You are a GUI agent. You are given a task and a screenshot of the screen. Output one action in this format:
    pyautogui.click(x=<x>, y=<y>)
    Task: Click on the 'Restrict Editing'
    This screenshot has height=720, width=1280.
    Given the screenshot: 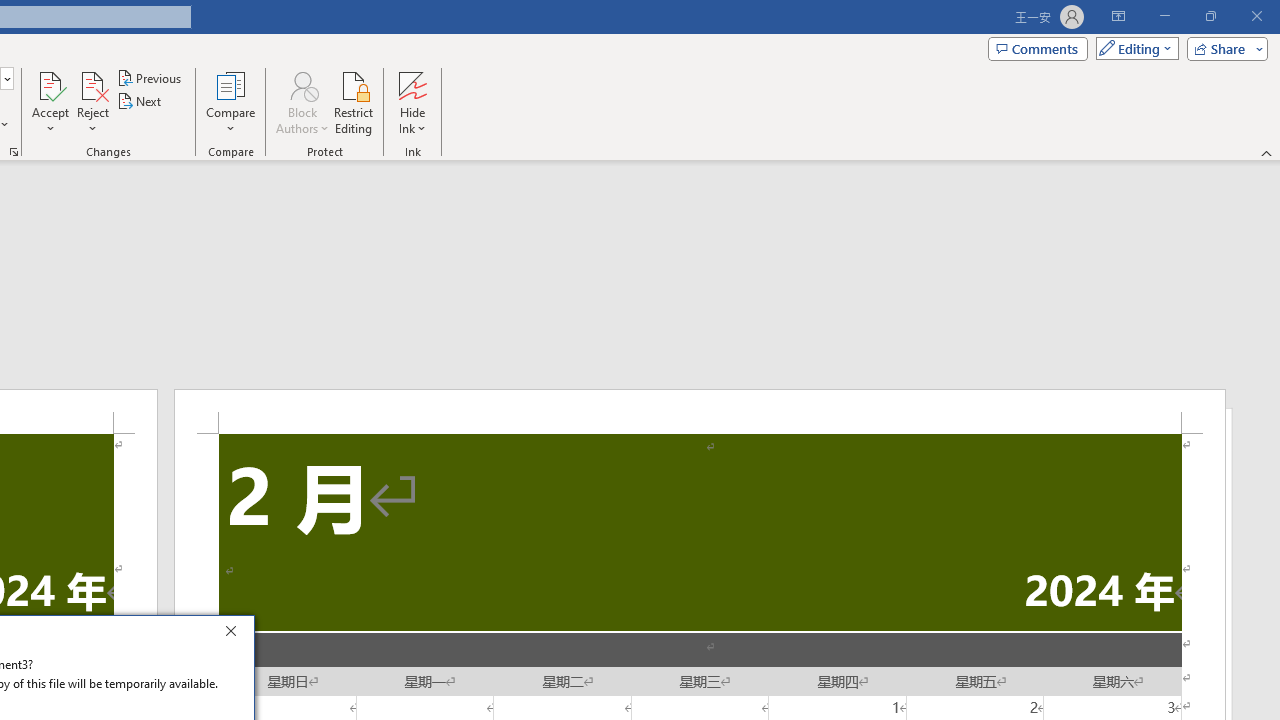 What is the action you would take?
    pyautogui.click(x=353, y=103)
    